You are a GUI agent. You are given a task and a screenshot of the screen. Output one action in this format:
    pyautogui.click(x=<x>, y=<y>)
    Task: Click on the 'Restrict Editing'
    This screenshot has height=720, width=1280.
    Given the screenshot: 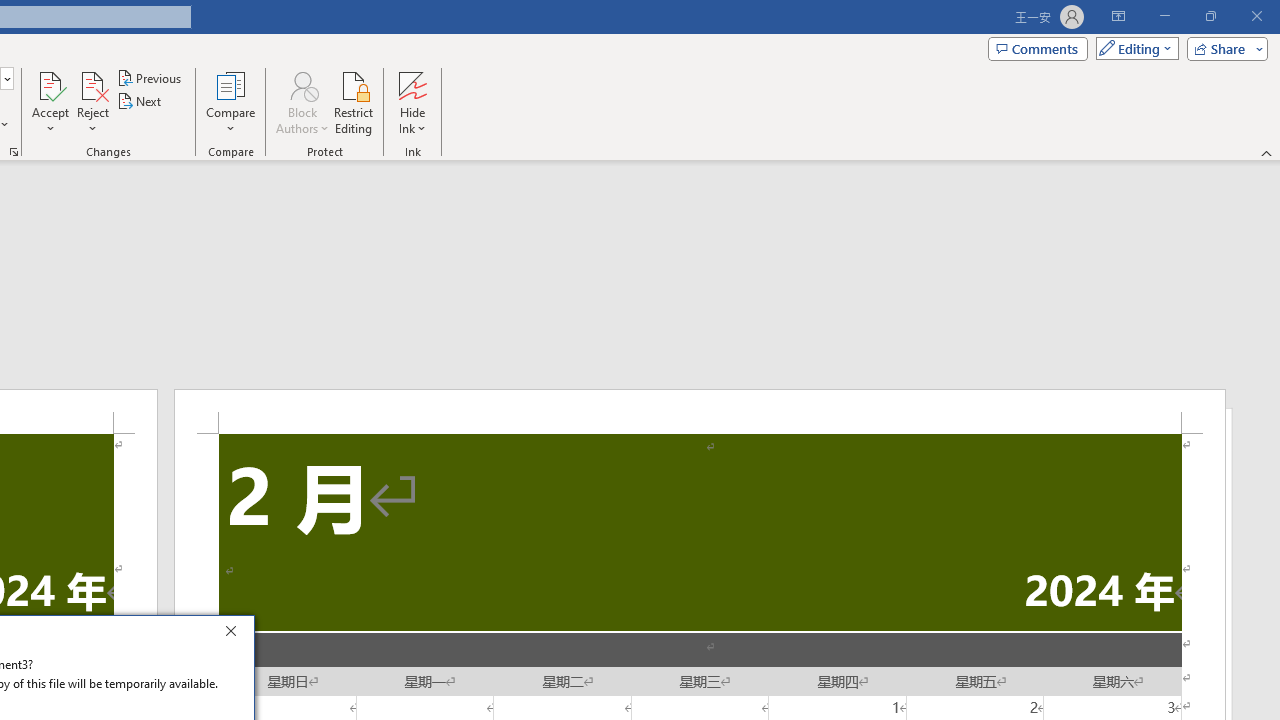 What is the action you would take?
    pyautogui.click(x=353, y=103)
    